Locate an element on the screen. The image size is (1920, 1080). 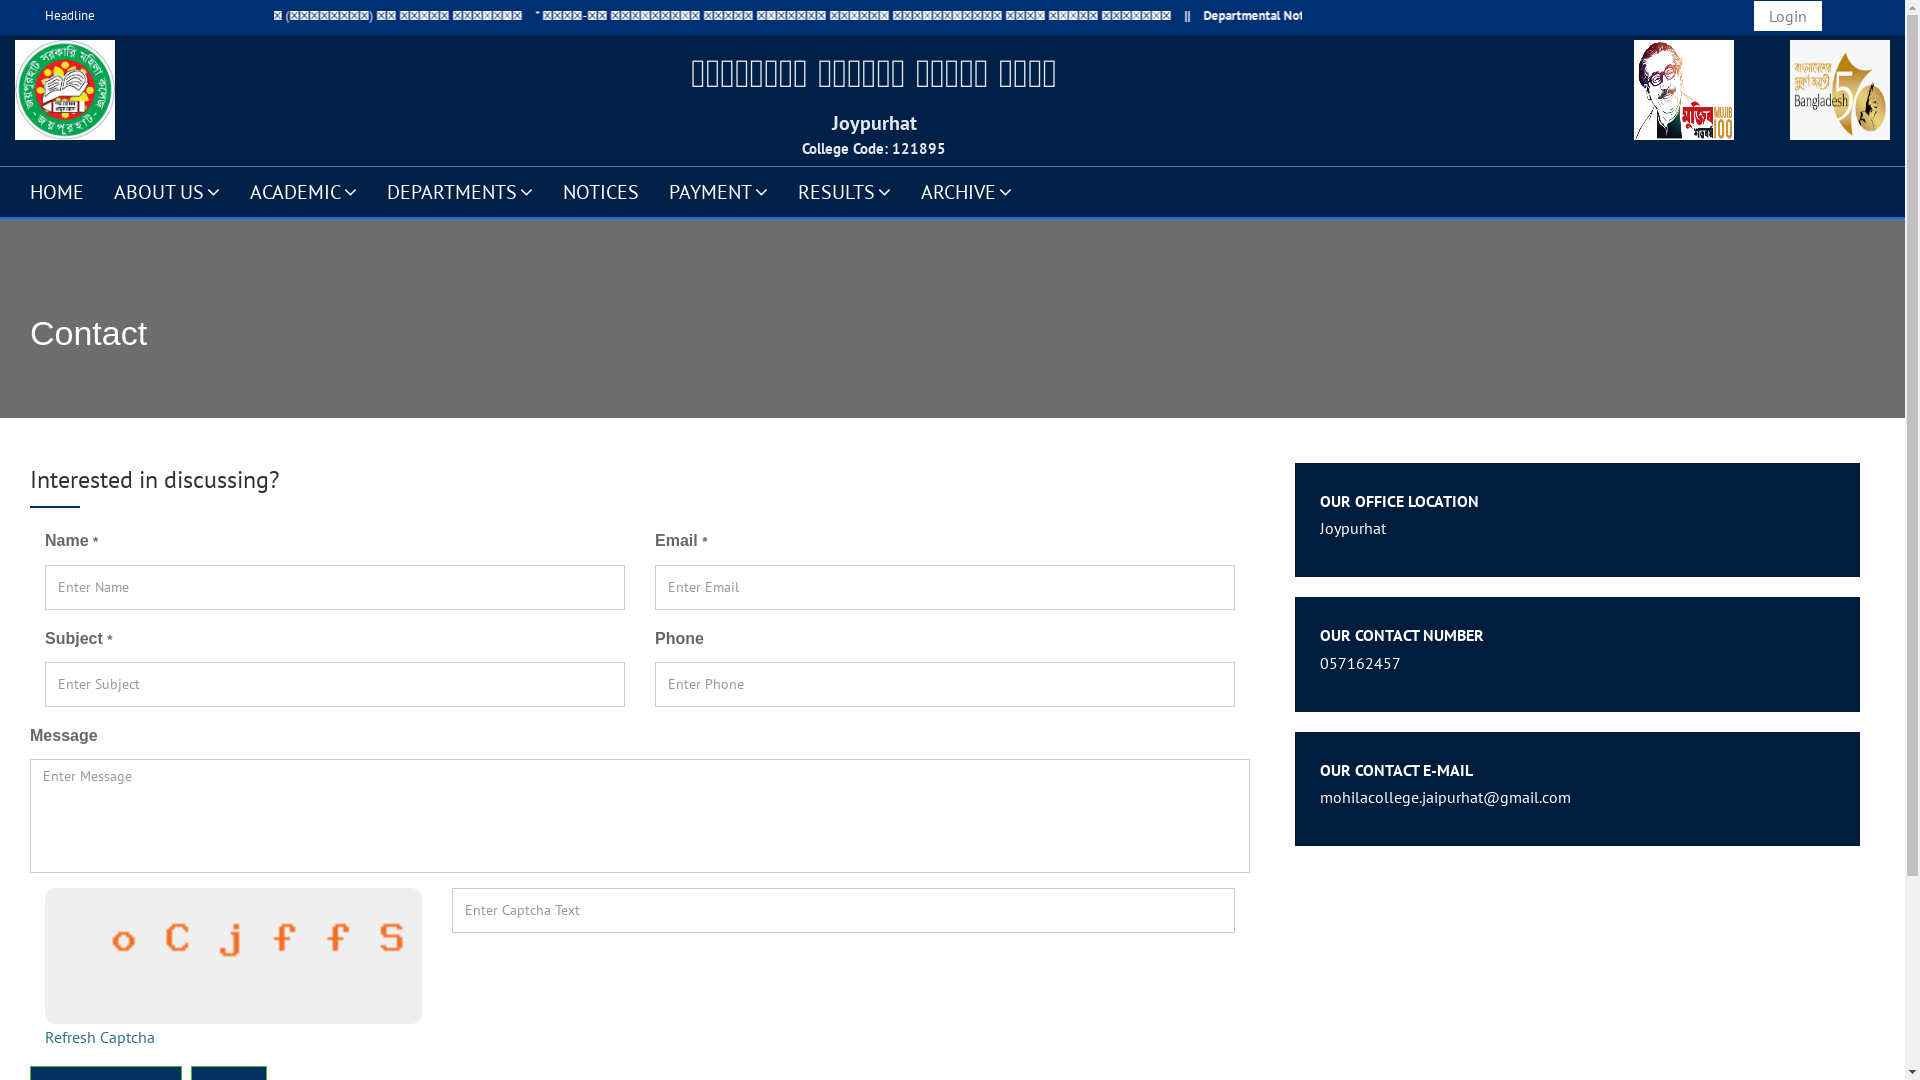
'DEPARTMENTS' is located at coordinates (459, 191).